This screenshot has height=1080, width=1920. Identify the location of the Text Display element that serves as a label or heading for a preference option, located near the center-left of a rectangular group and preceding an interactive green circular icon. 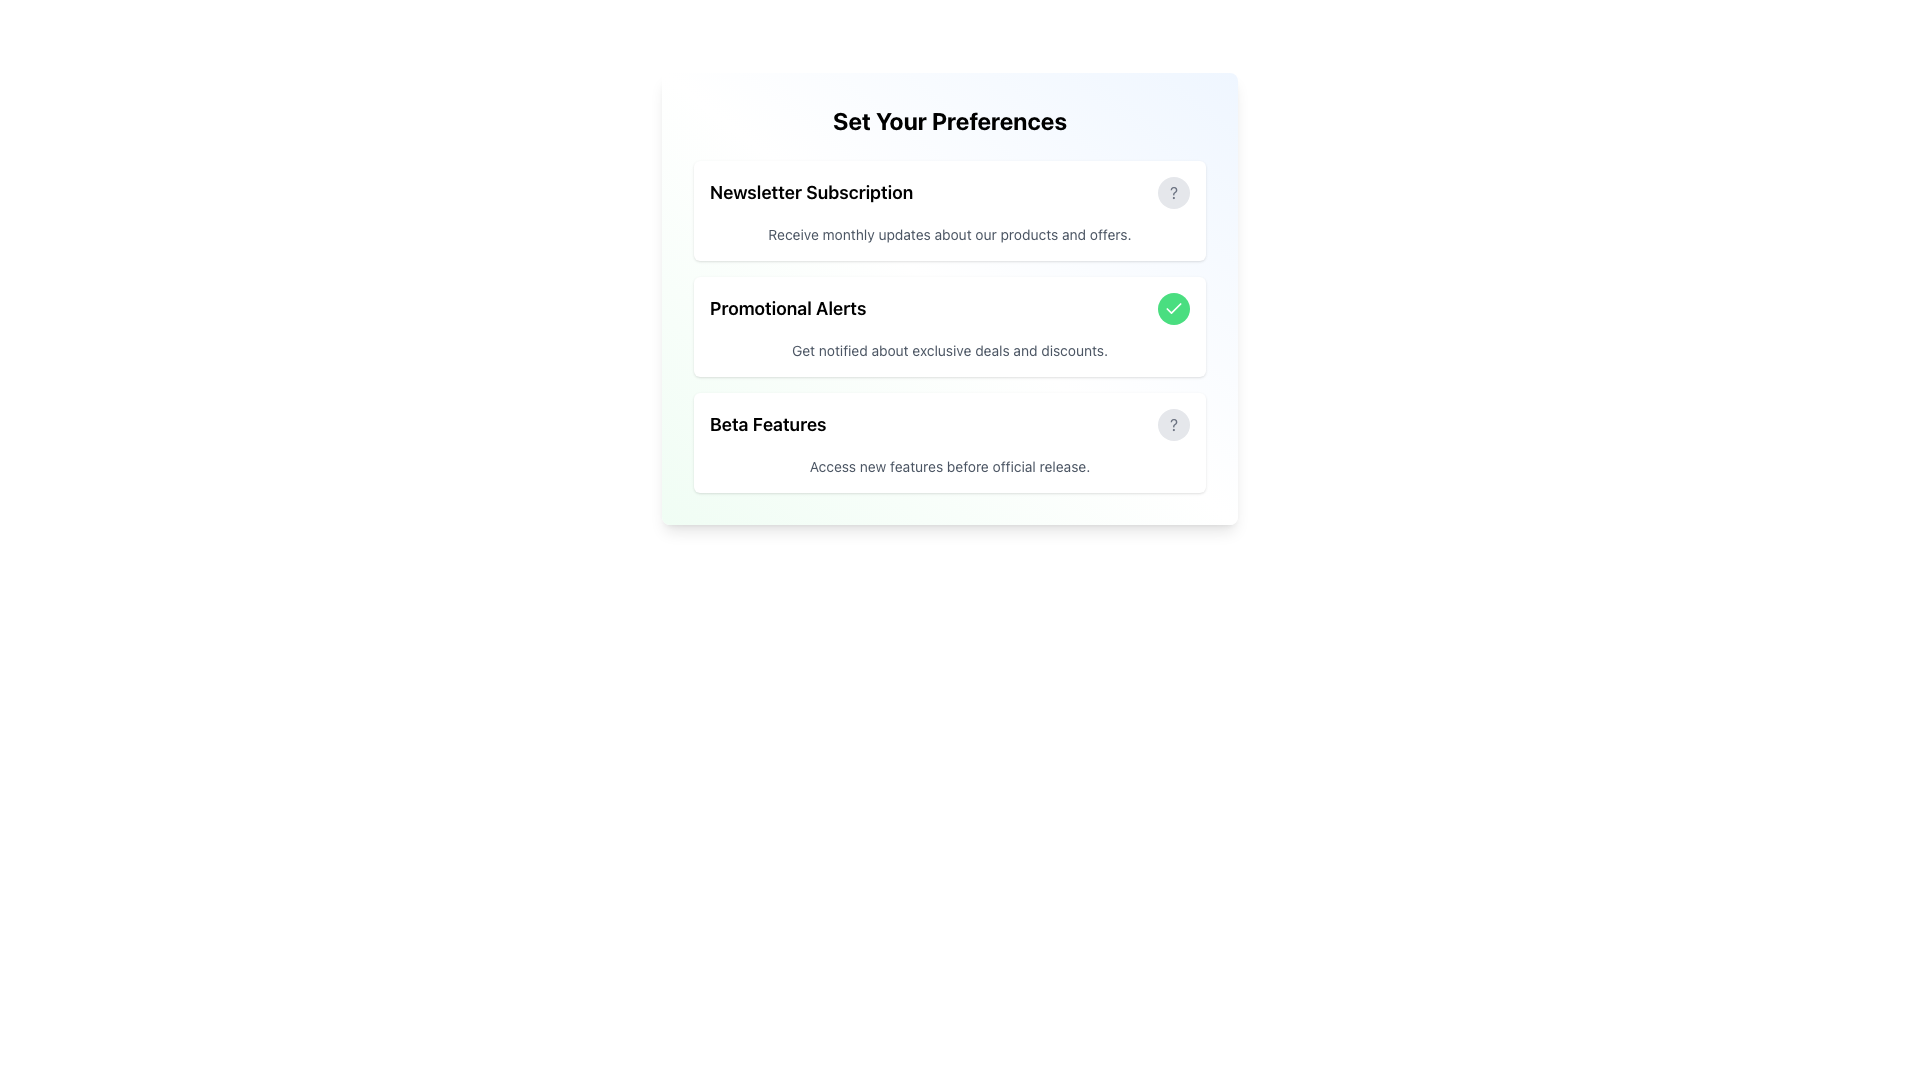
(787, 308).